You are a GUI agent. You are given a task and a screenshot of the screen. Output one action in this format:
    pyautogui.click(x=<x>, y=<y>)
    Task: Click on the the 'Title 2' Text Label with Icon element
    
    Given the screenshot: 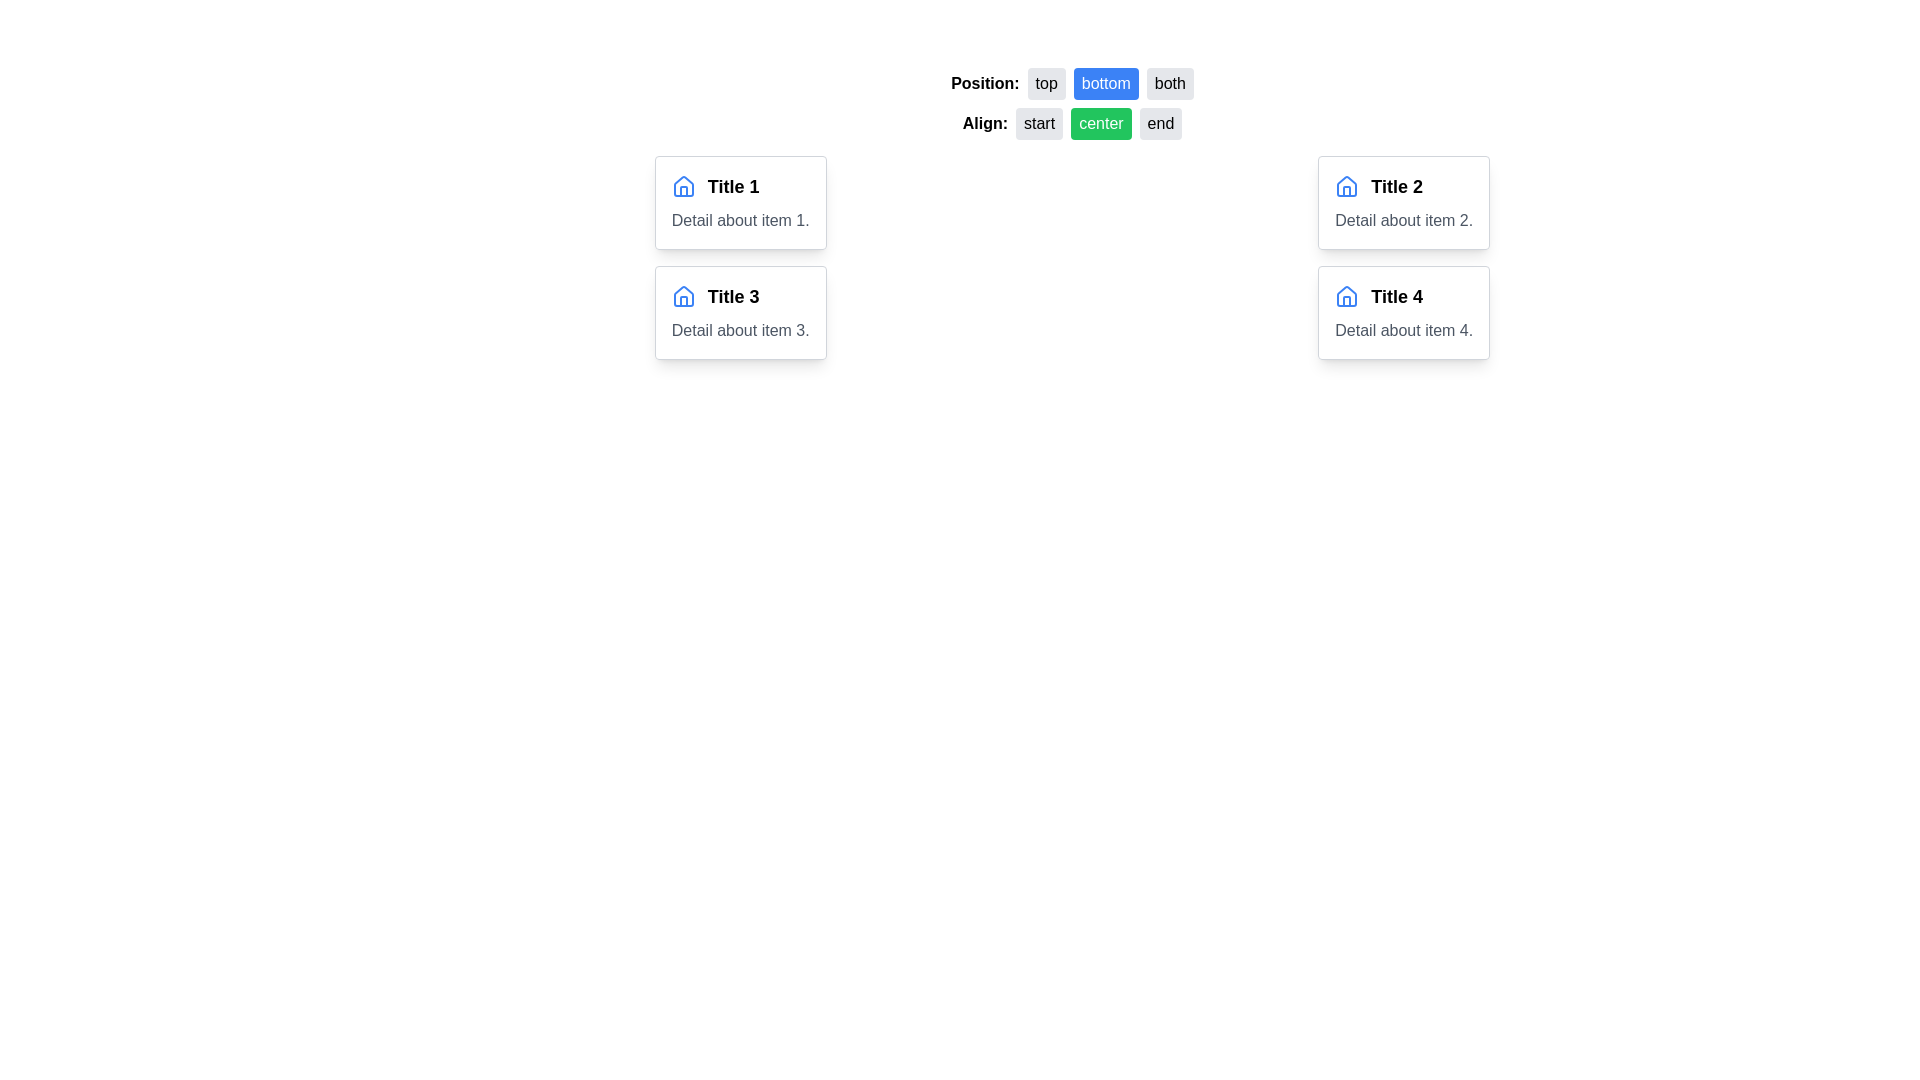 What is the action you would take?
    pyautogui.click(x=1403, y=186)
    